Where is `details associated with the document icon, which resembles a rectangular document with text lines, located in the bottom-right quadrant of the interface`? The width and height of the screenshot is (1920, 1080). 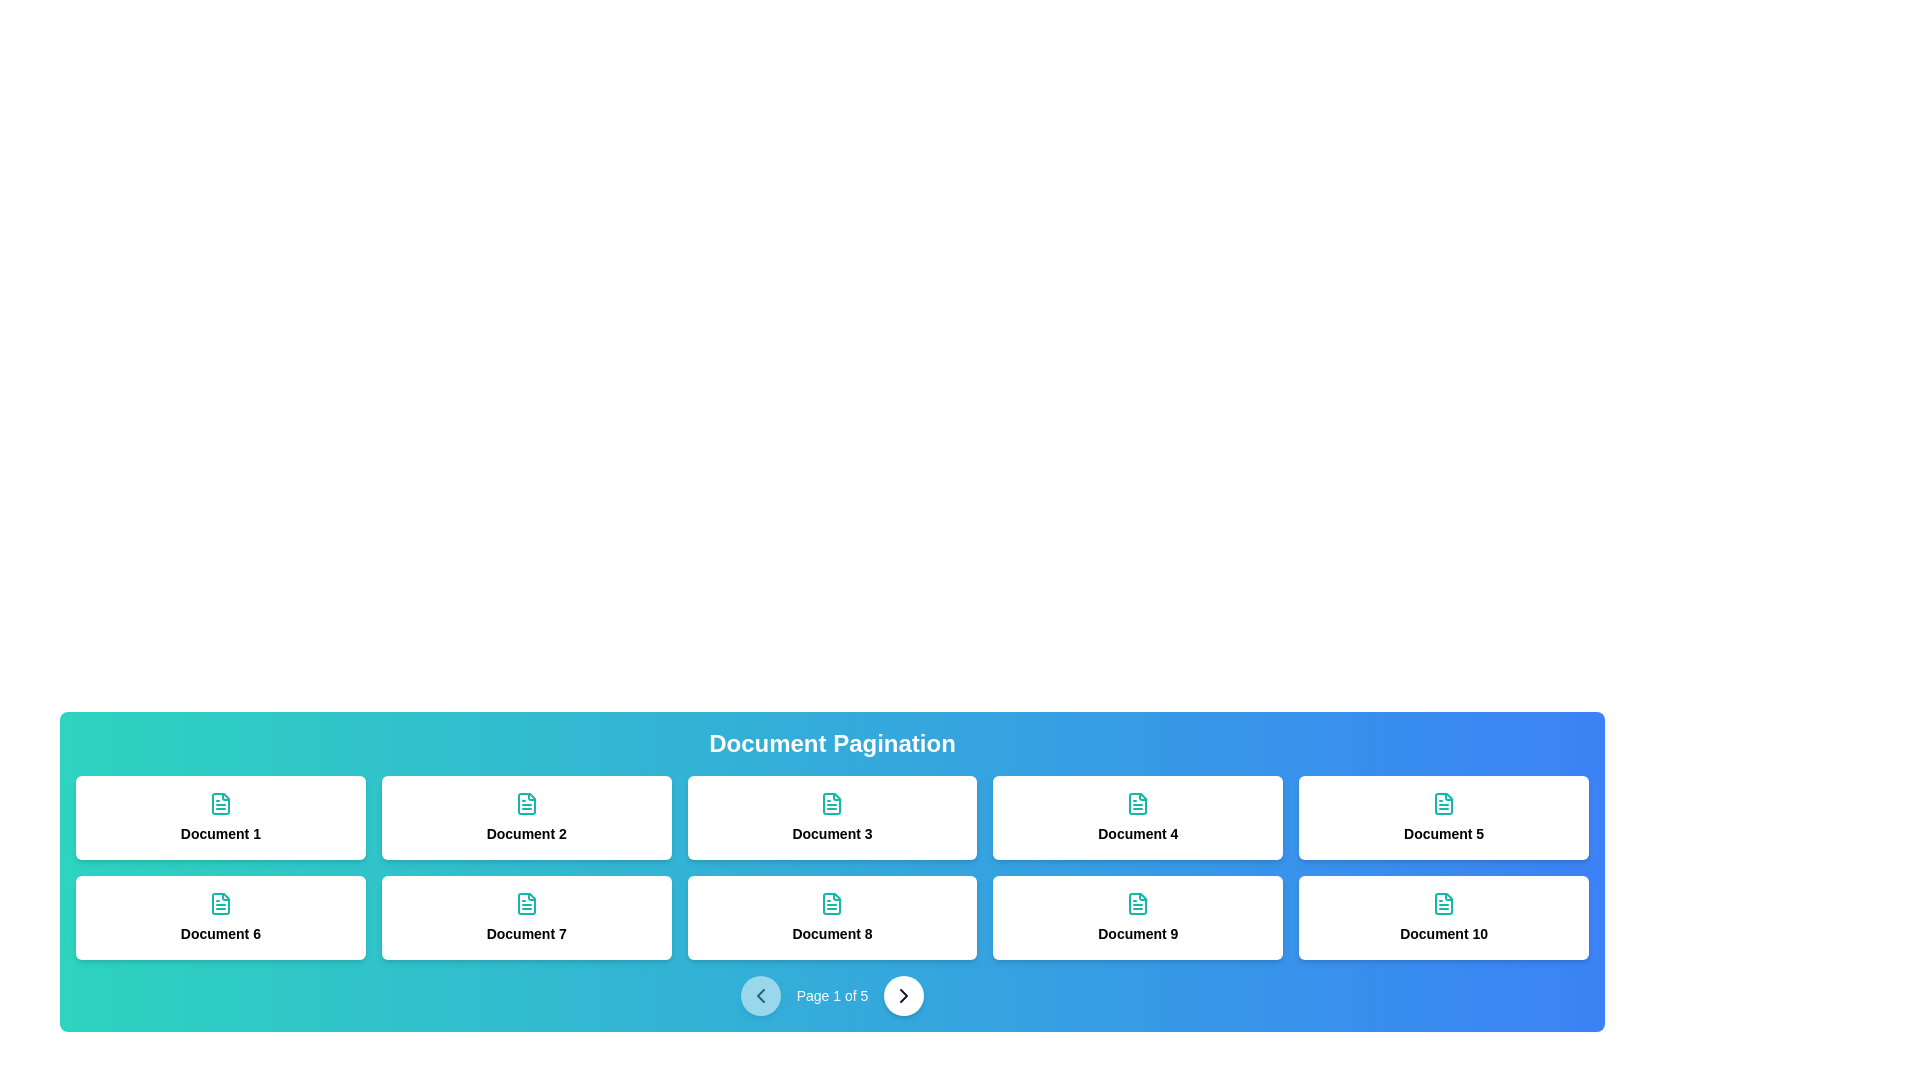 details associated with the document icon, which resembles a rectangular document with text lines, located in the bottom-right quadrant of the interface is located at coordinates (1444, 903).